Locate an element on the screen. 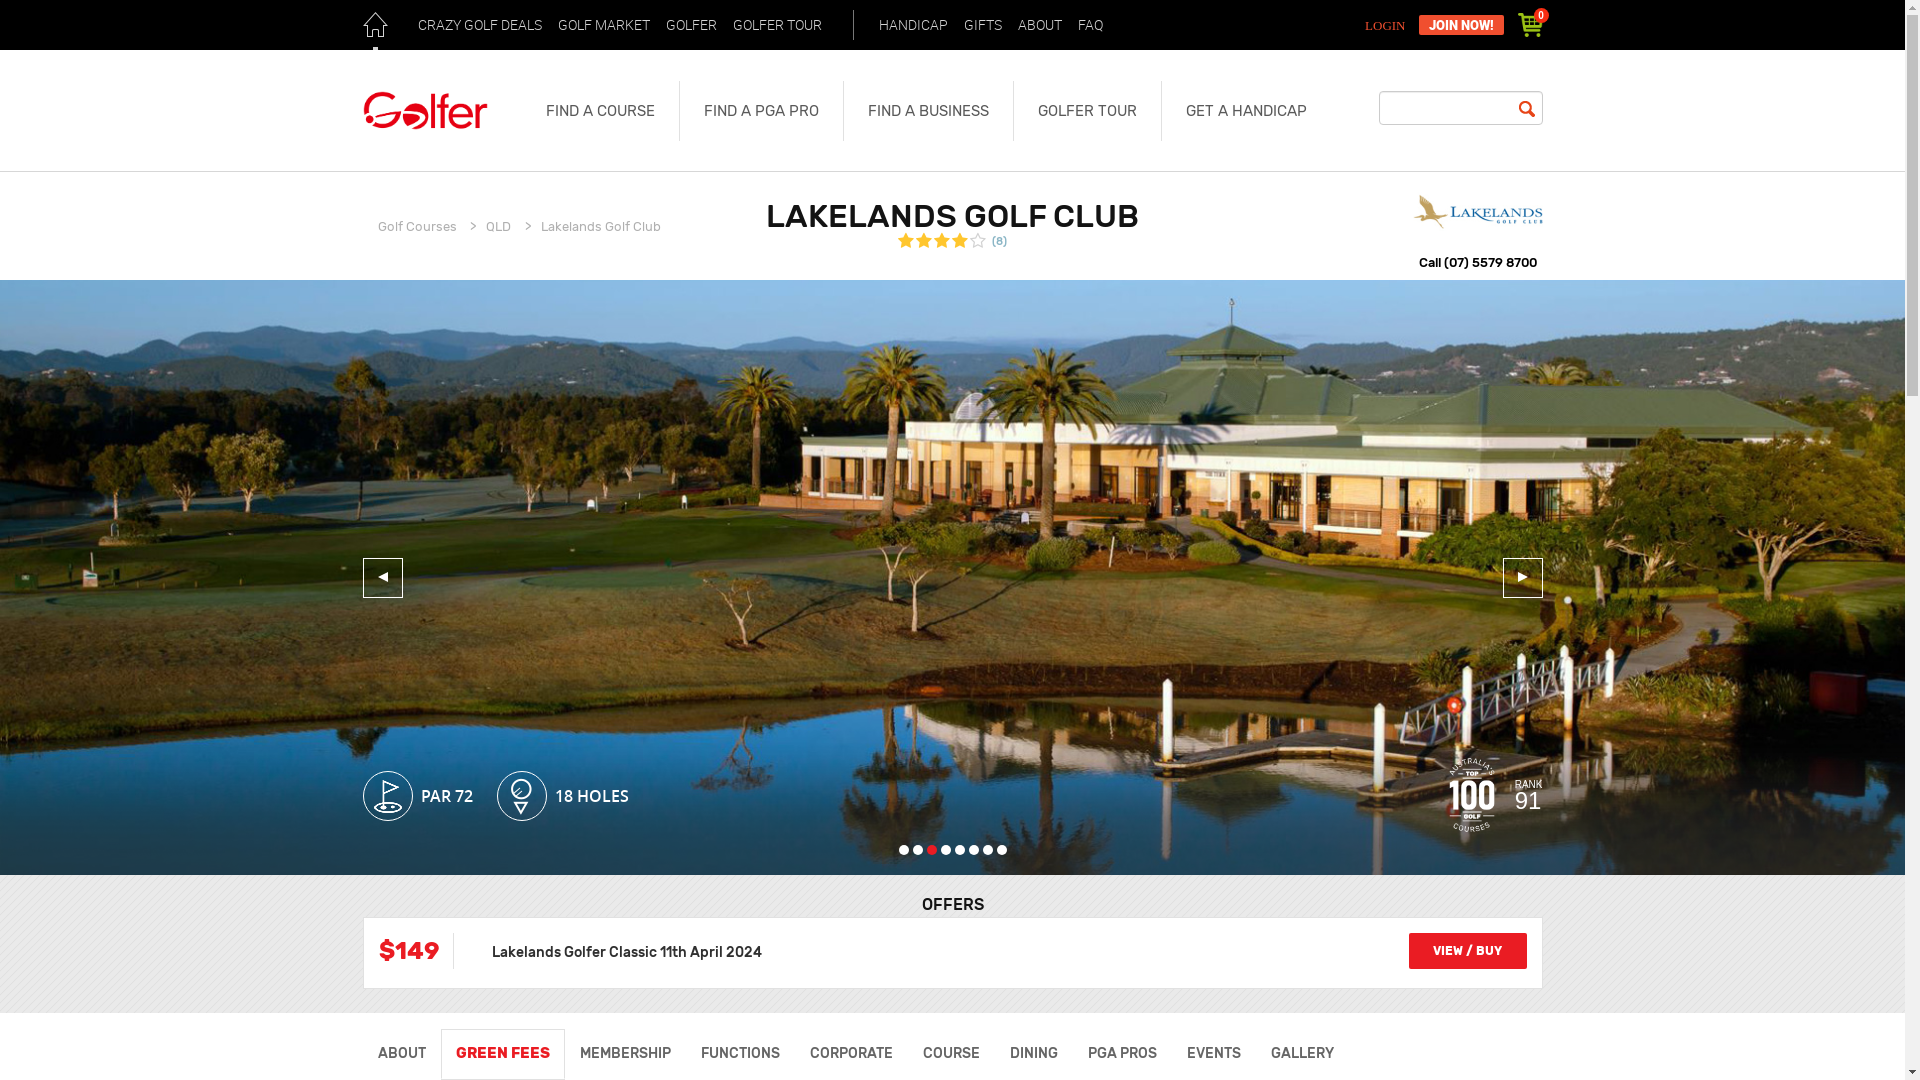 This screenshot has height=1080, width=1920. 'FAQ' is located at coordinates (1088, 24).